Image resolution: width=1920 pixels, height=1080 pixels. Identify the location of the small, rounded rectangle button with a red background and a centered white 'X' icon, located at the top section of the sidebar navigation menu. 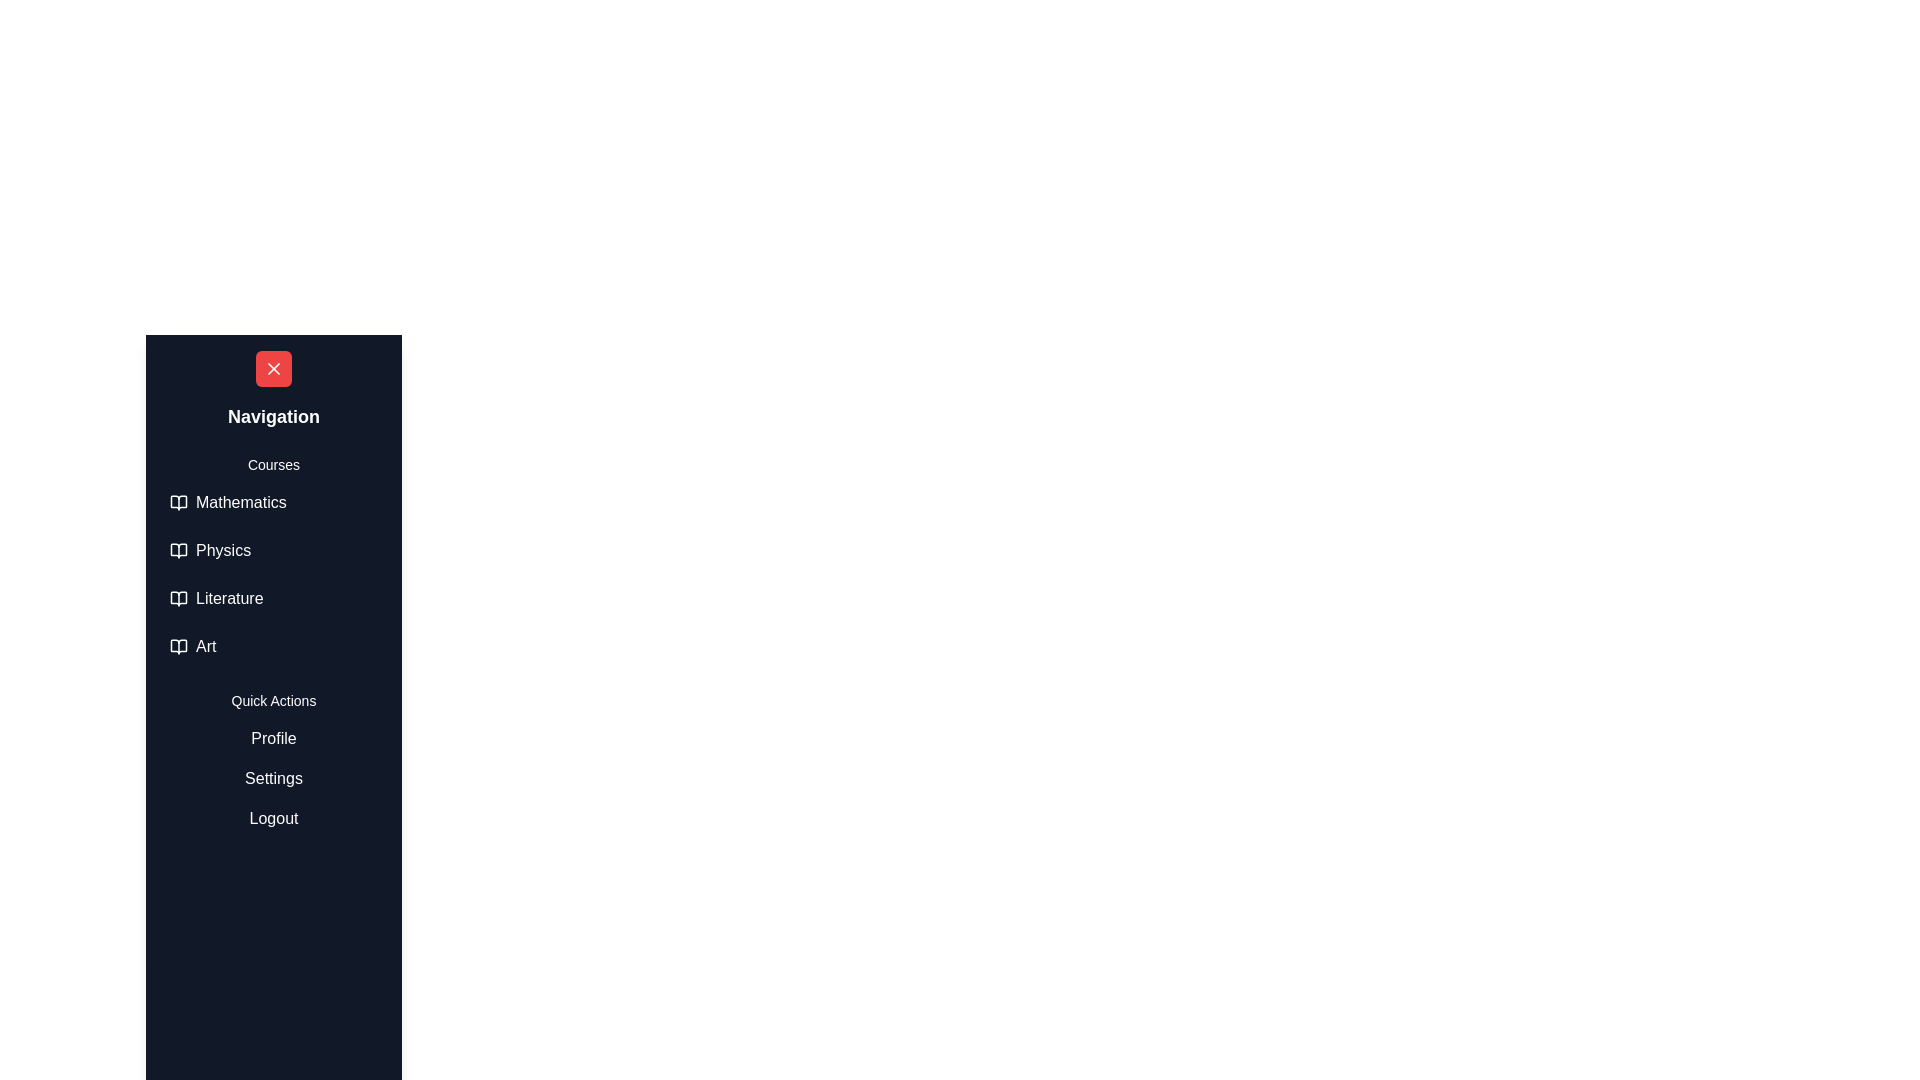
(272, 369).